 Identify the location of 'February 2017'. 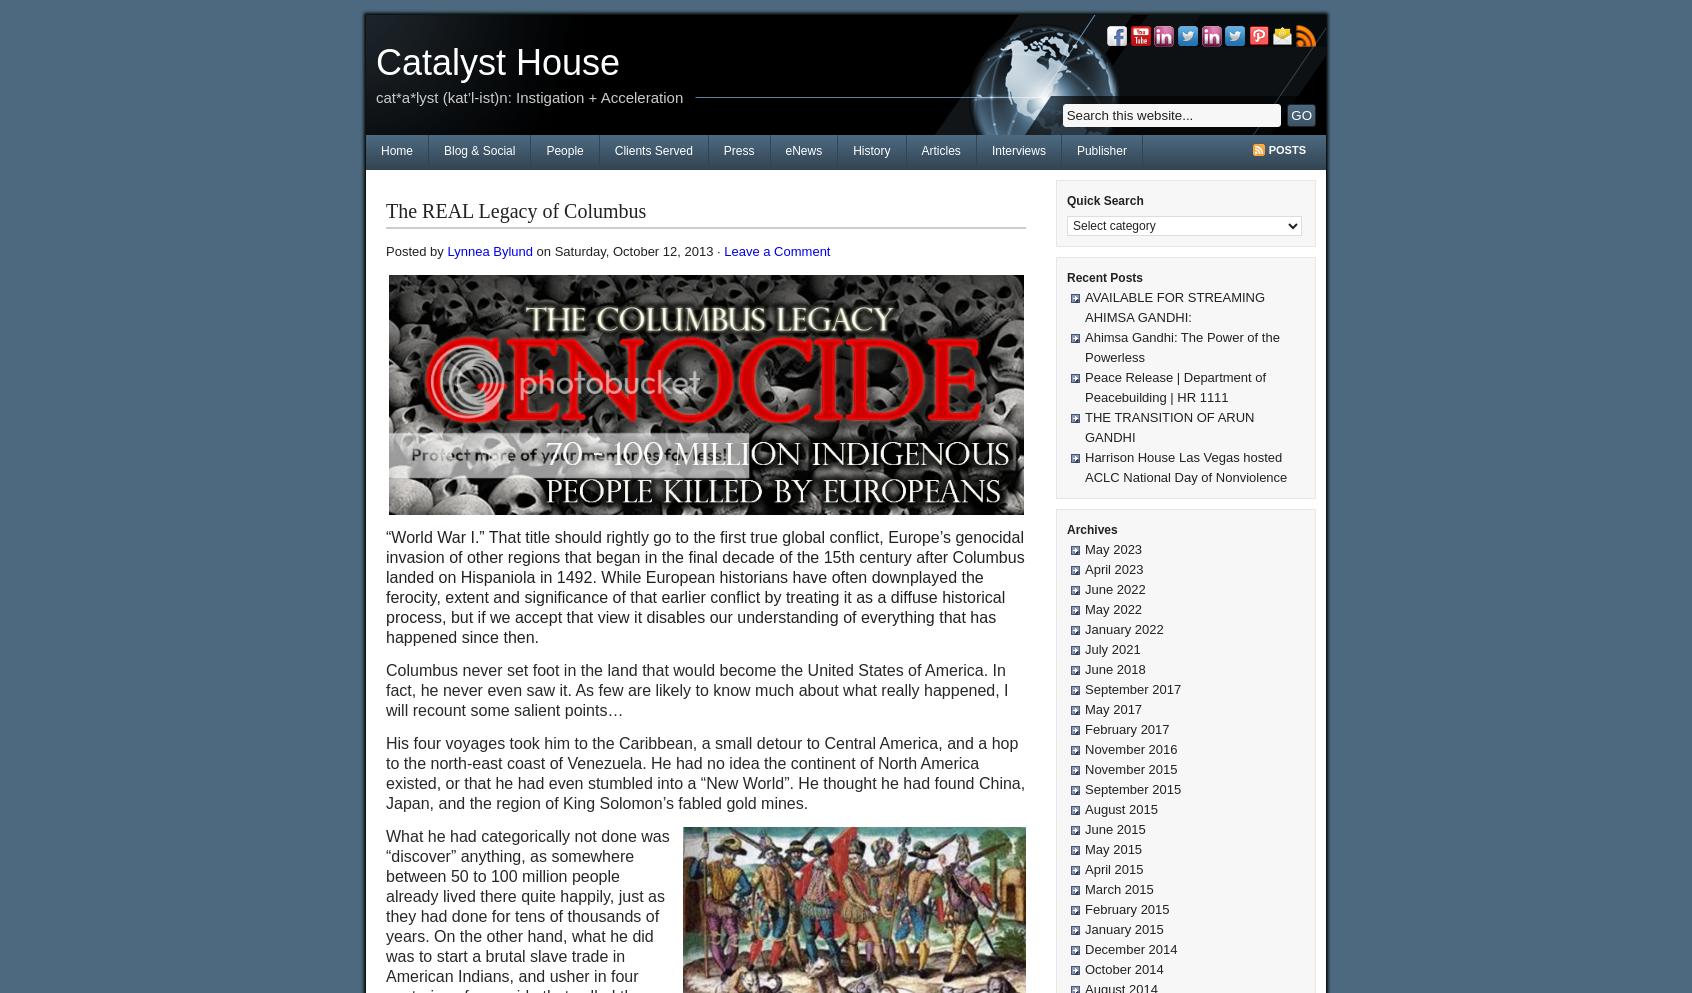
(1127, 729).